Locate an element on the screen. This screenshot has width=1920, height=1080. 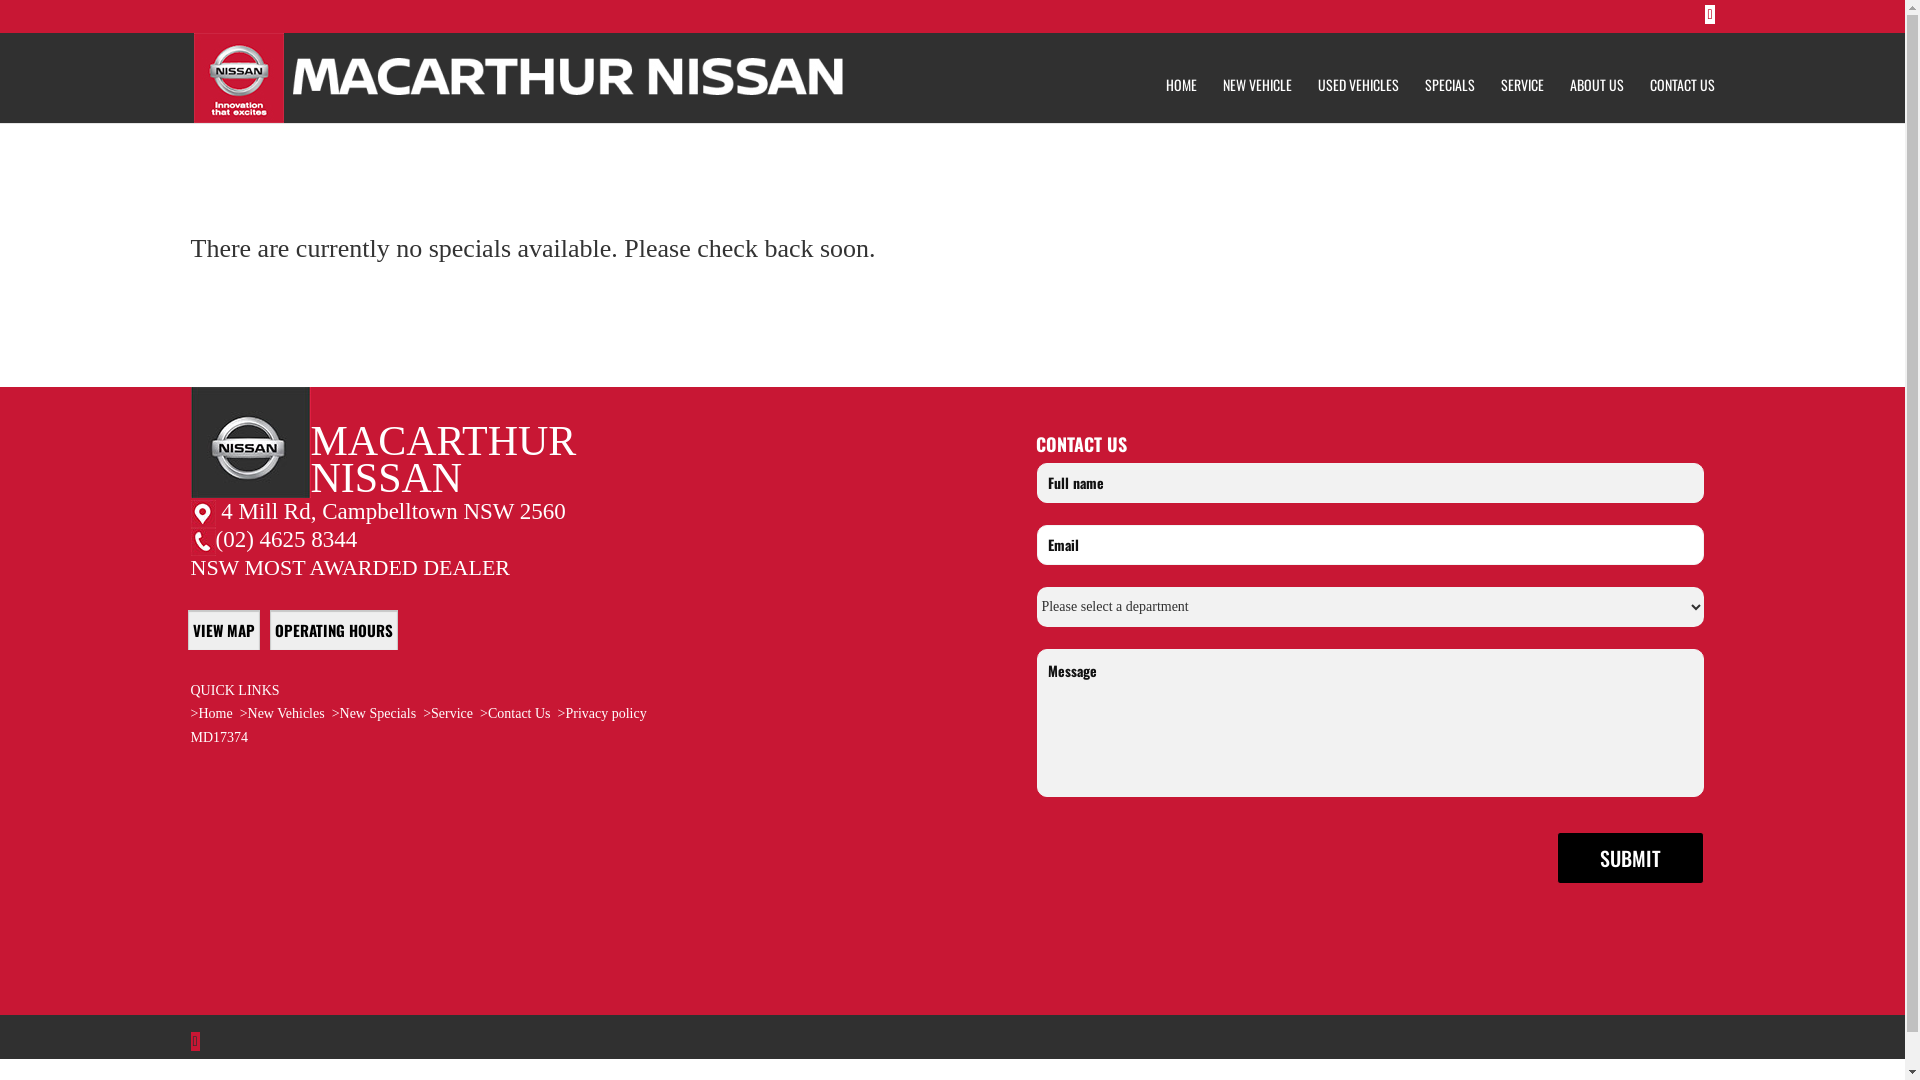
'Contact Us' is located at coordinates (519, 712).